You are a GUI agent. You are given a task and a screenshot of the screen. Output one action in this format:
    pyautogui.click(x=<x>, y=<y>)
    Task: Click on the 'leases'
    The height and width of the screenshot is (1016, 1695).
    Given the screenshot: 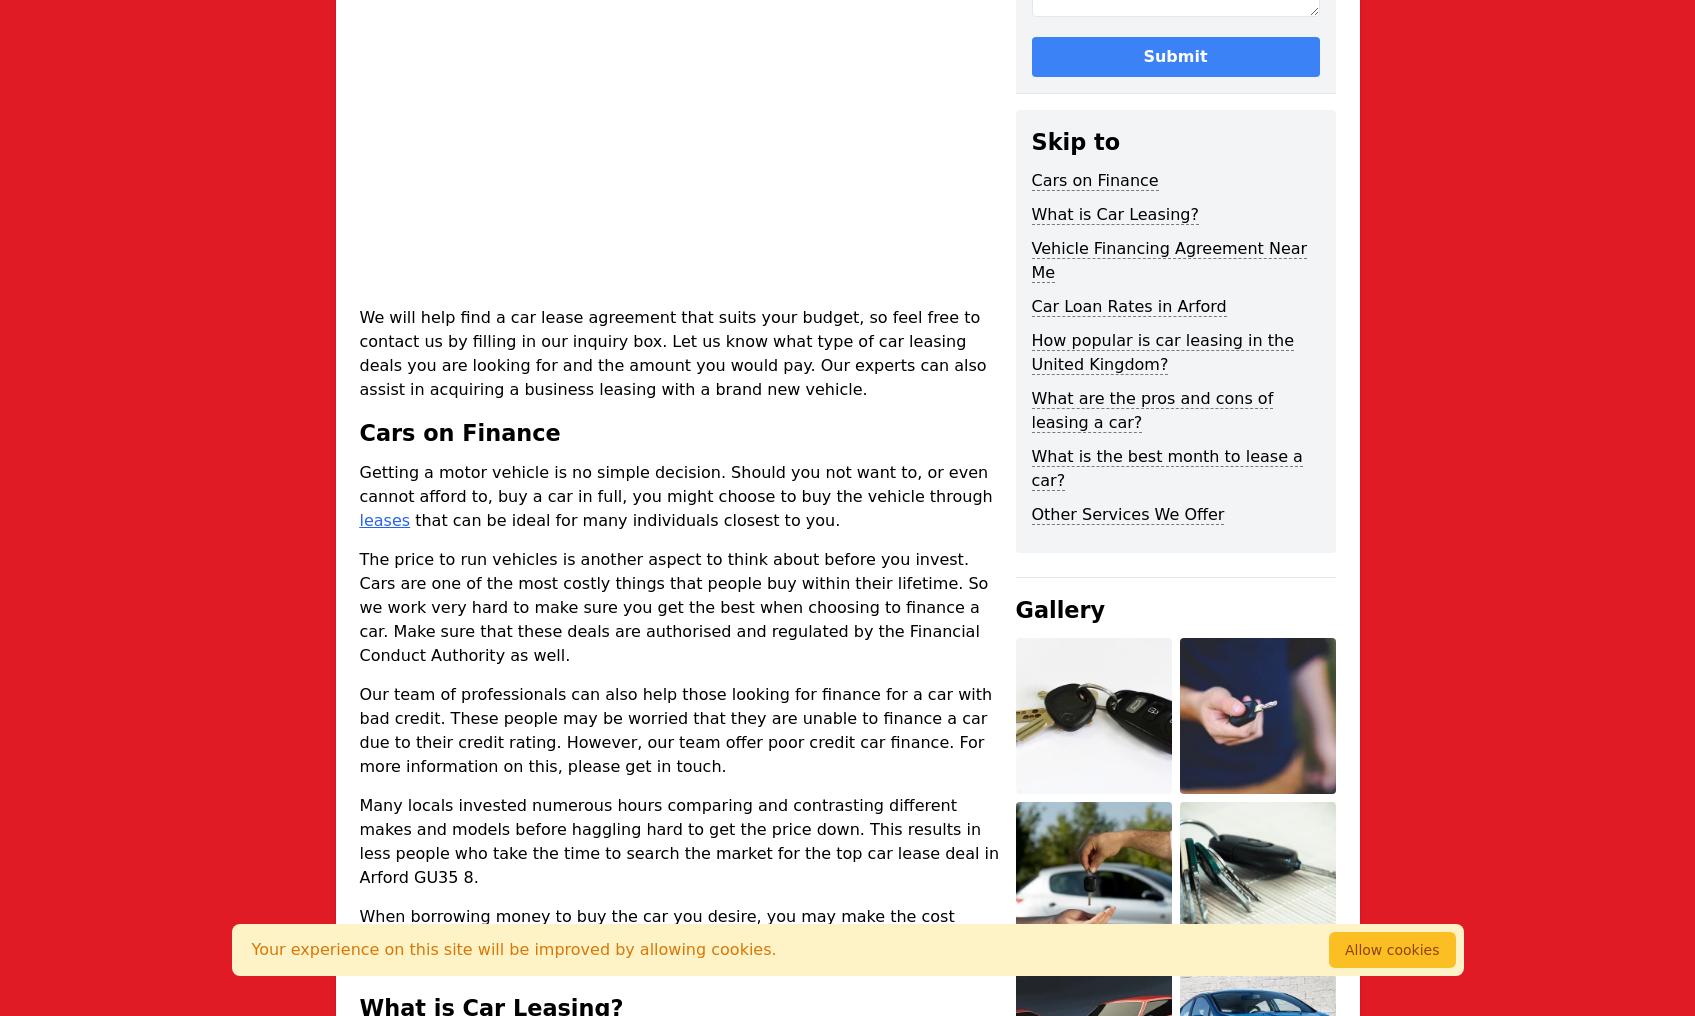 What is the action you would take?
    pyautogui.click(x=358, y=518)
    